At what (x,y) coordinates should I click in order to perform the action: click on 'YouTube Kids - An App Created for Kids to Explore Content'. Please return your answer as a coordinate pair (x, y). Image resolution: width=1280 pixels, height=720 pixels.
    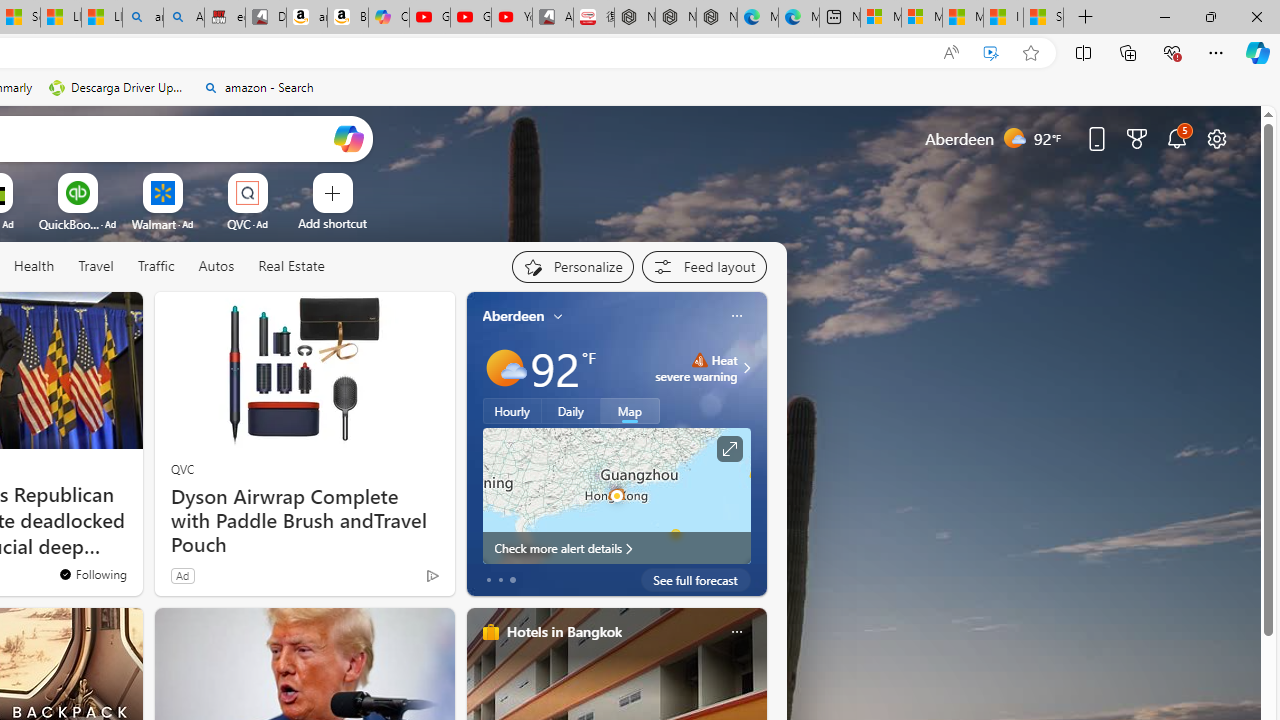
    Looking at the image, I should click on (512, 17).